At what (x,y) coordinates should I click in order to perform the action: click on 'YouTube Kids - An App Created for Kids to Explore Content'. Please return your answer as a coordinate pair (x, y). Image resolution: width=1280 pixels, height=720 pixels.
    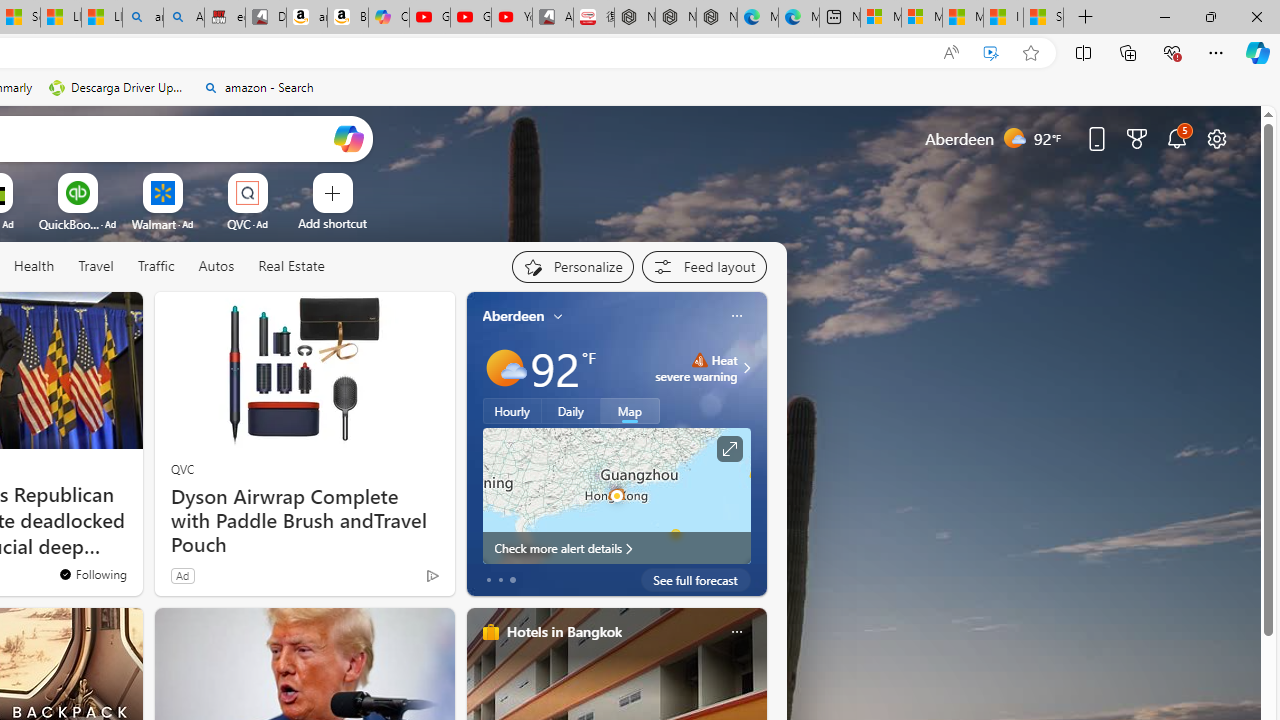
    Looking at the image, I should click on (512, 17).